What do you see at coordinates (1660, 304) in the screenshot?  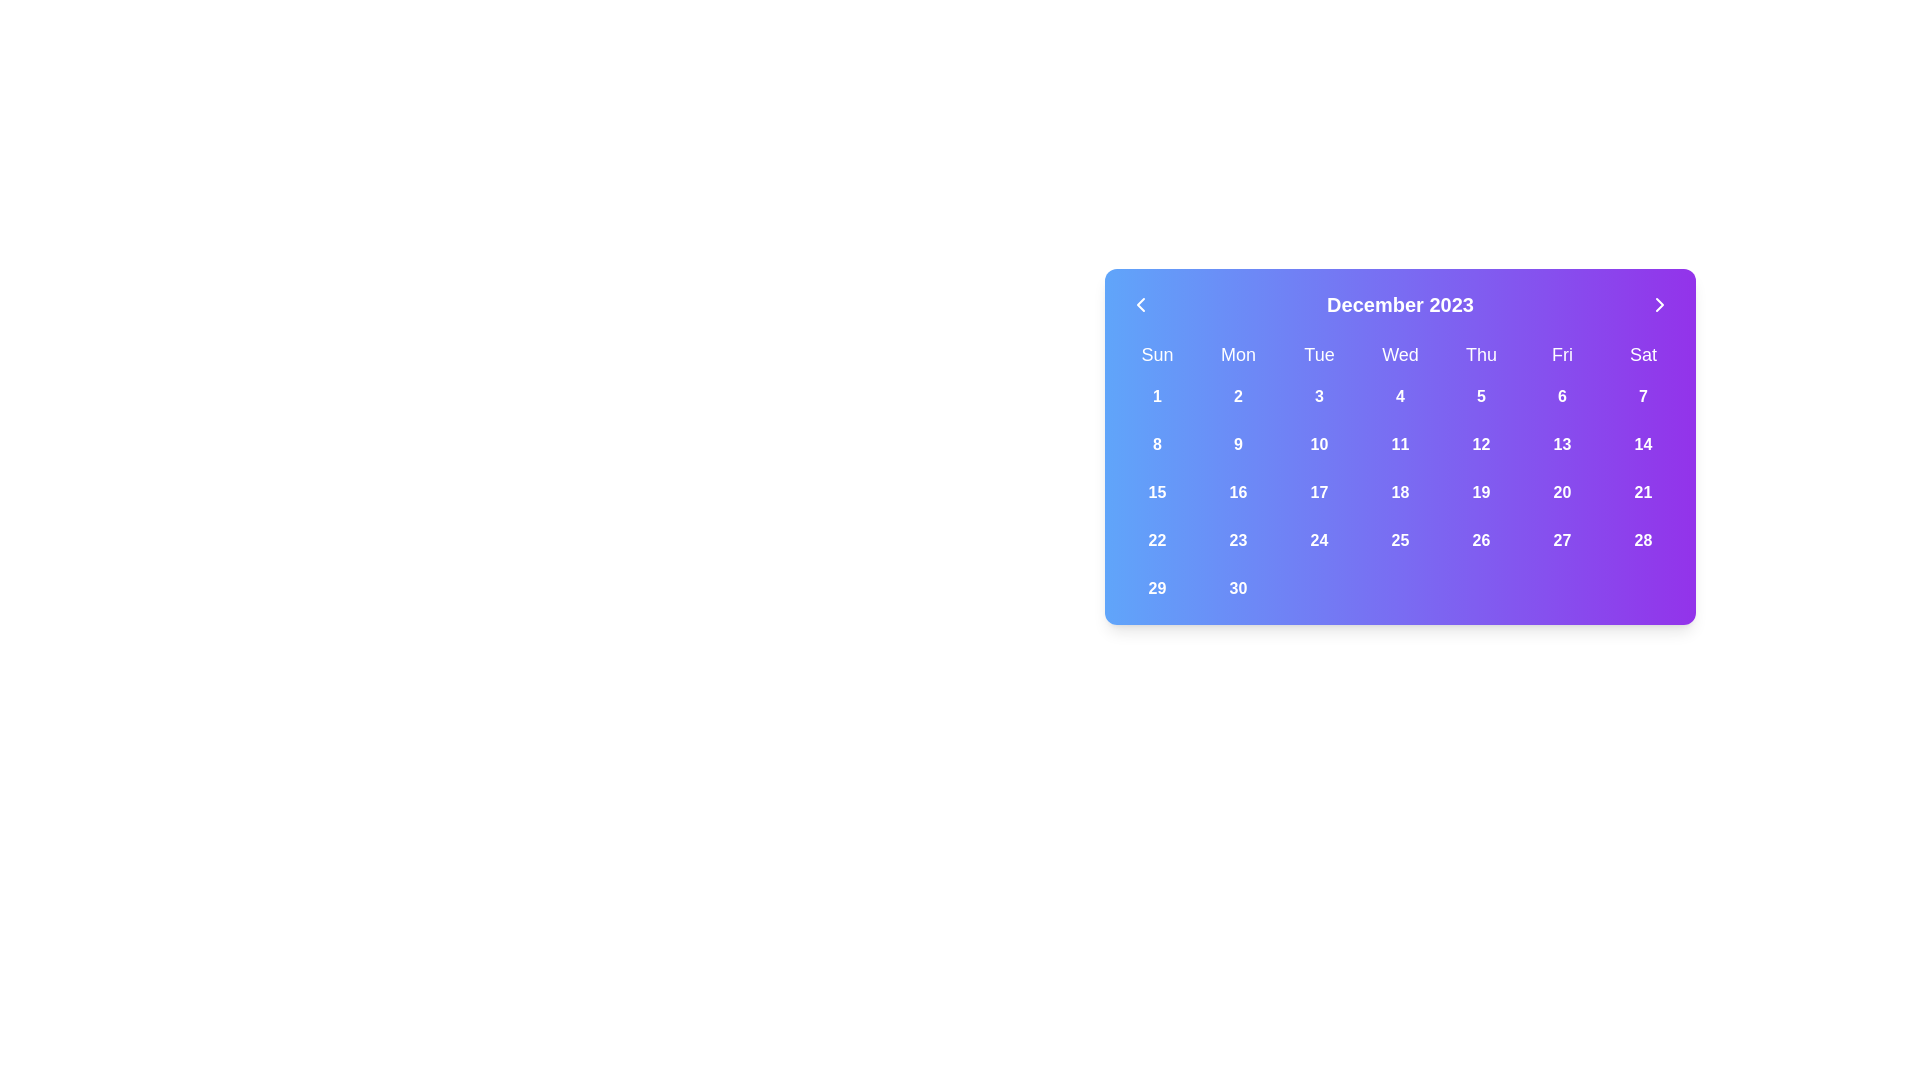 I see `the circular button with a rightward pointing chevron icon located at the top-right corner of the calendar component` at bounding box center [1660, 304].